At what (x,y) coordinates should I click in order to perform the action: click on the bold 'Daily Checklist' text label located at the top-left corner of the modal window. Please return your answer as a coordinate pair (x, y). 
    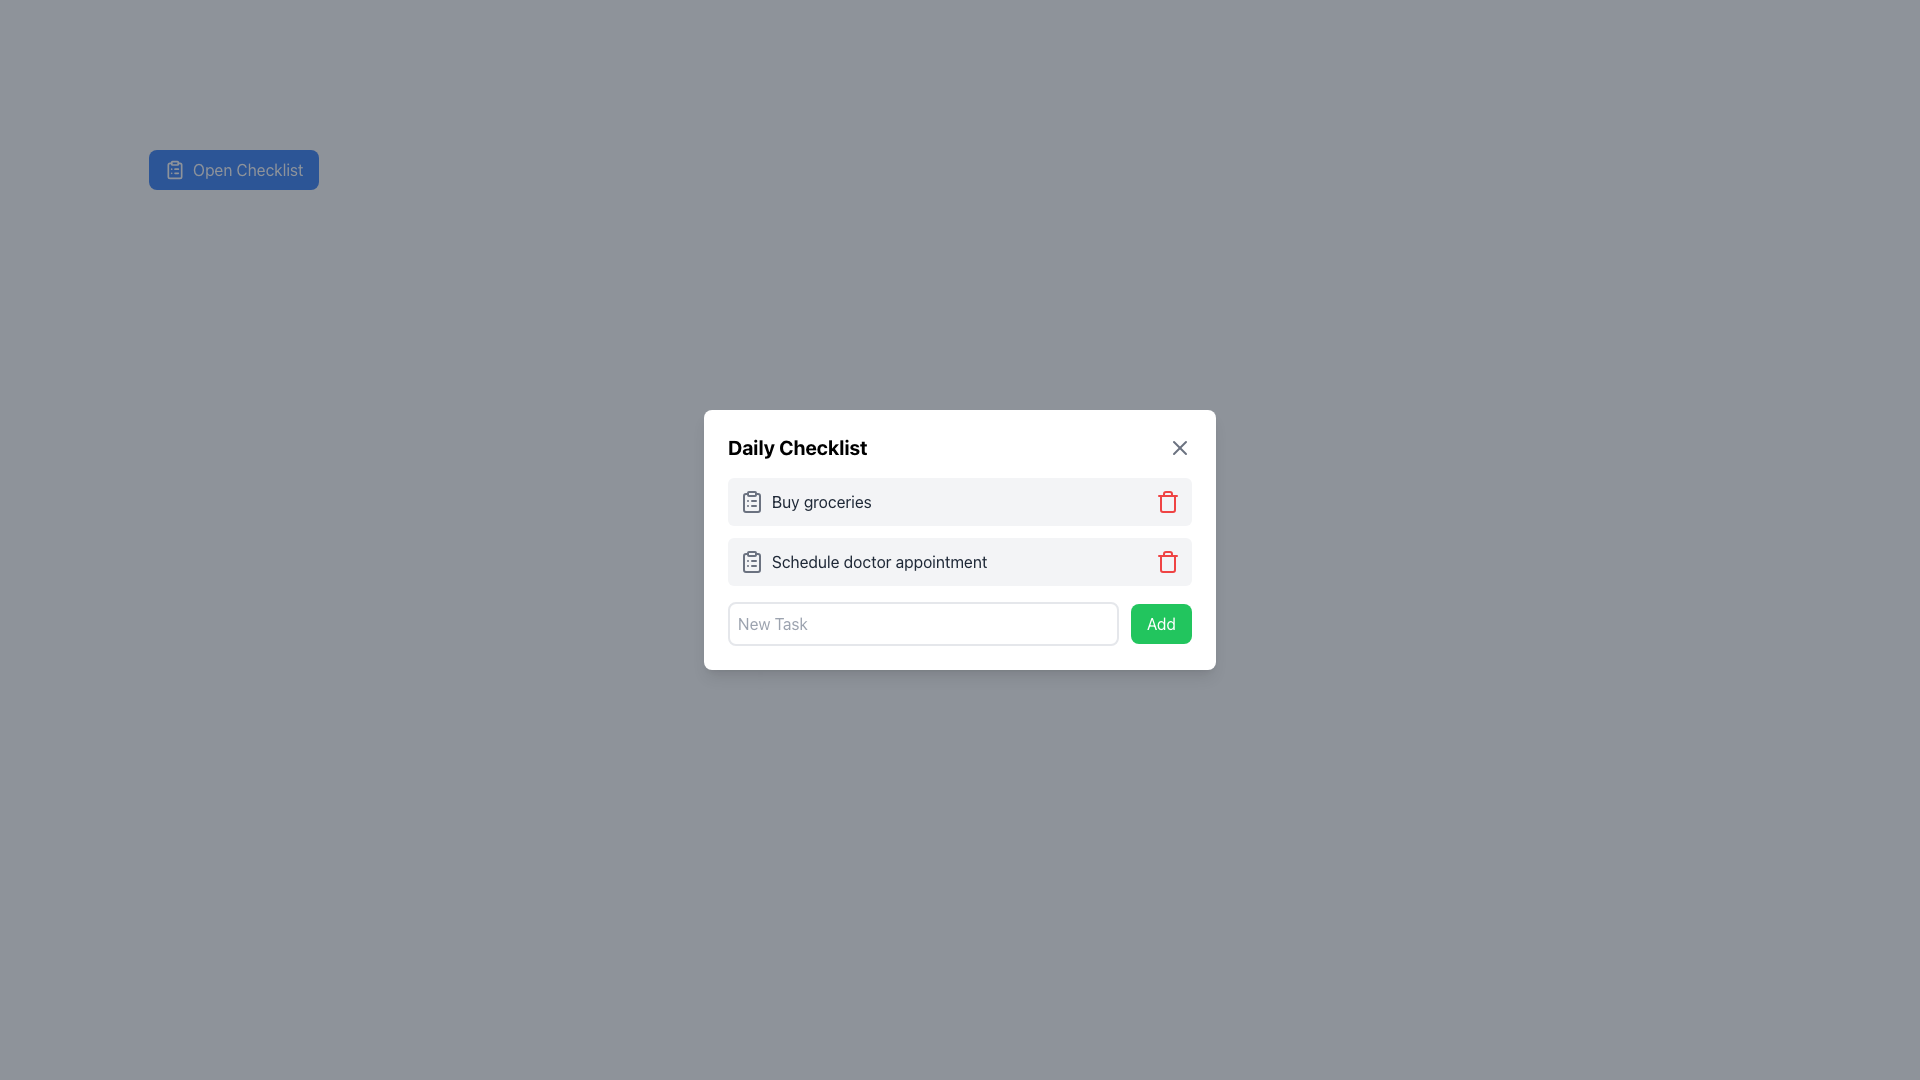
    Looking at the image, I should click on (796, 446).